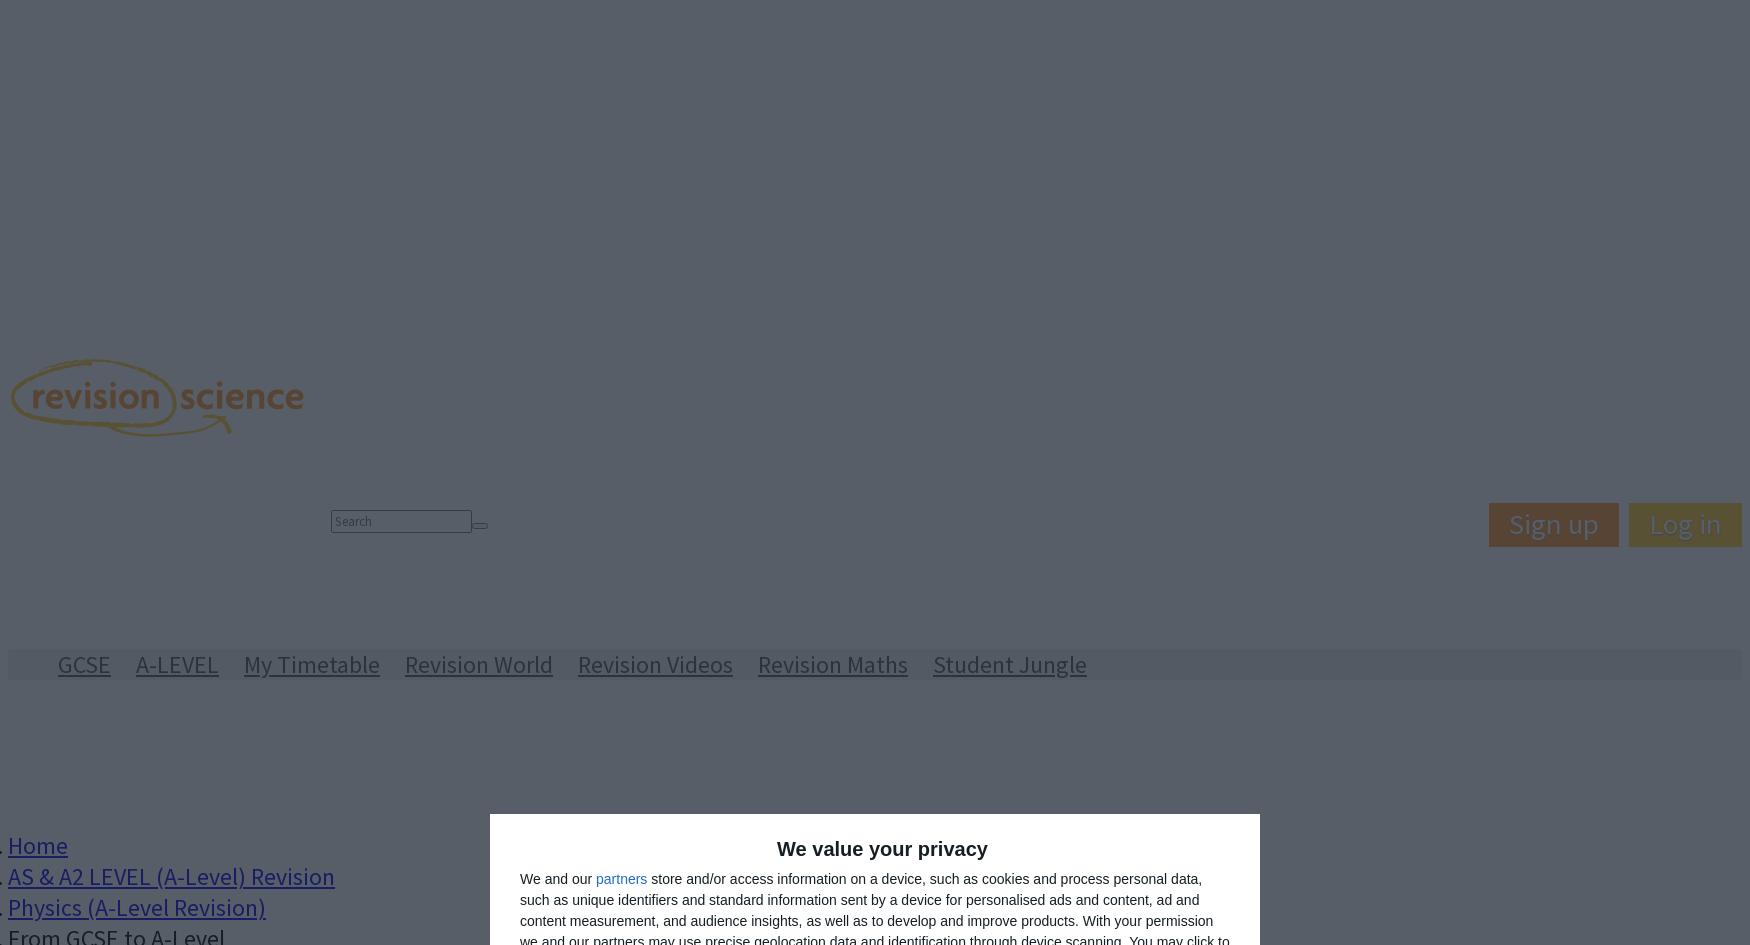  What do you see at coordinates (478, 663) in the screenshot?
I see `'Revision World'` at bounding box center [478, 663].